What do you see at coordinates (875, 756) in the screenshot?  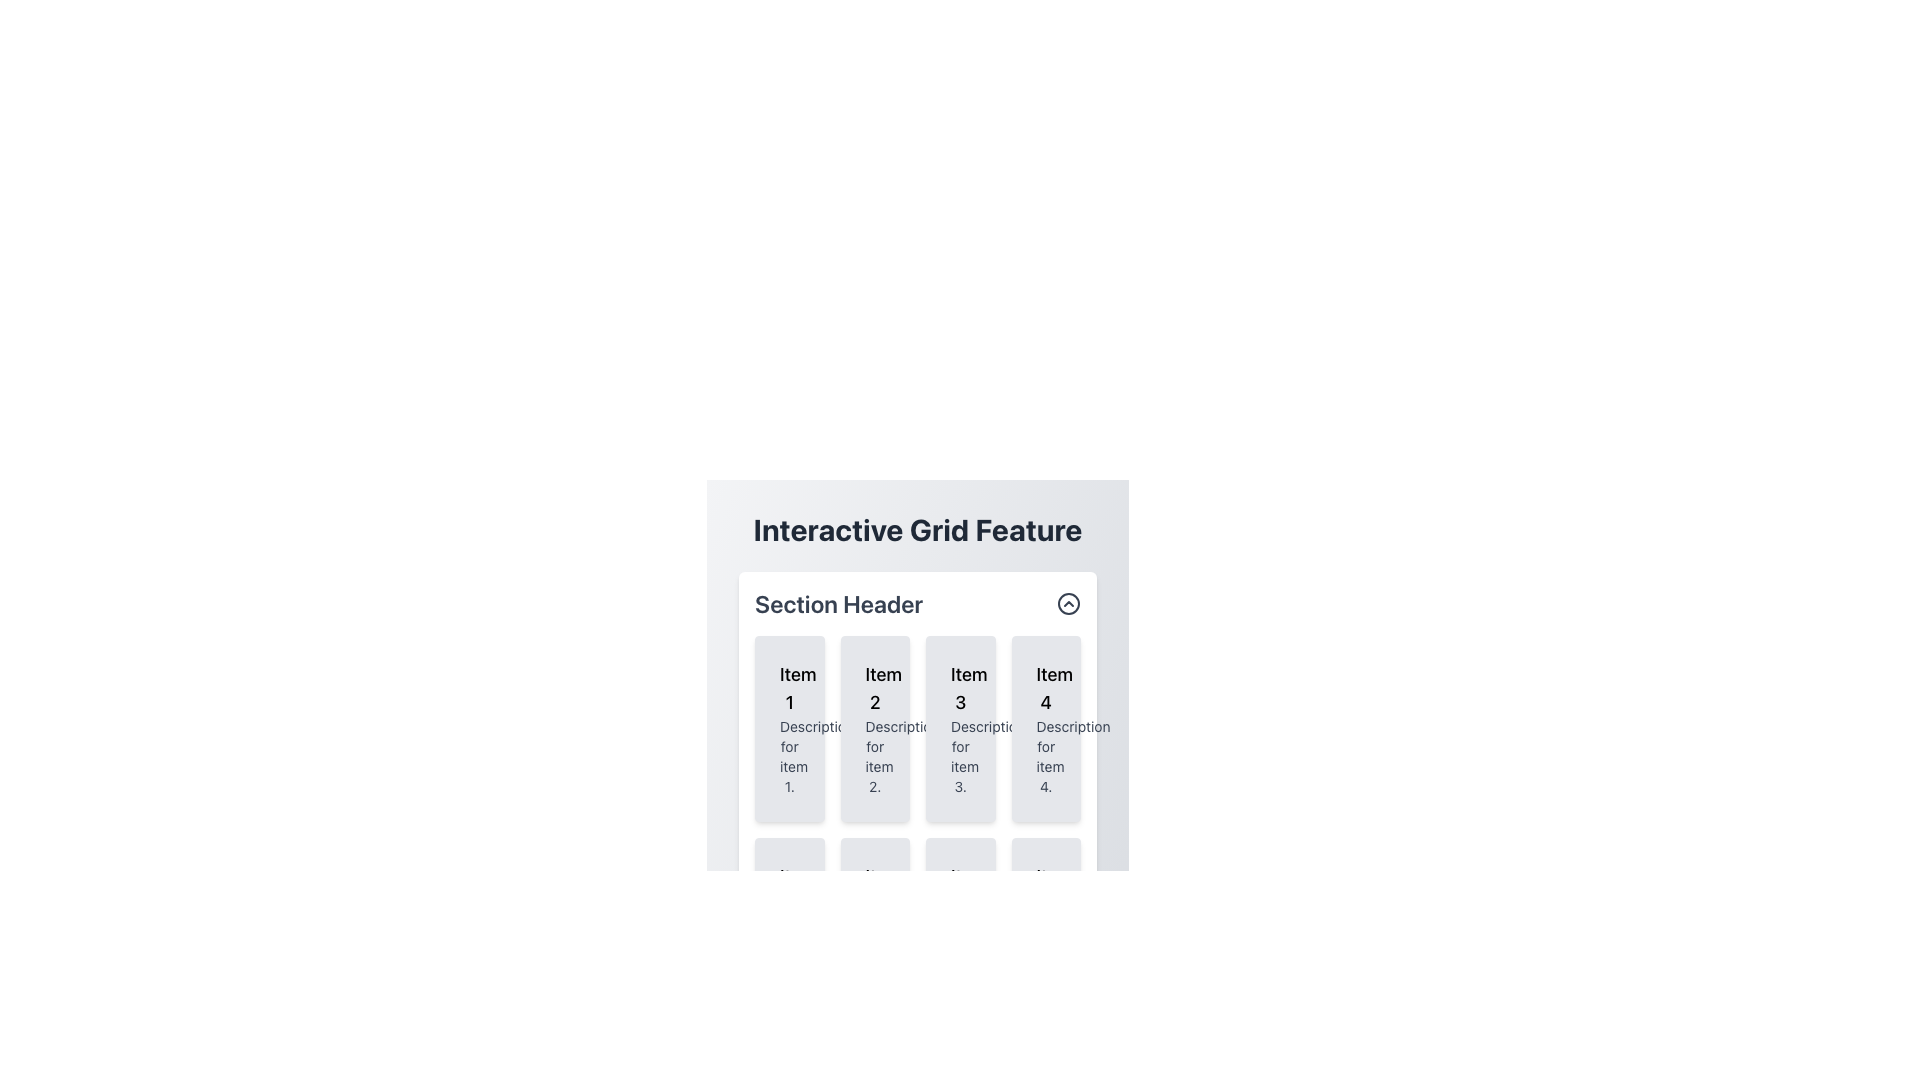 I see `text displayed in the label that shows 'Description for item 2.' located below the heading 'Item 2' in the bordered card` at bounding box center [875, 756].